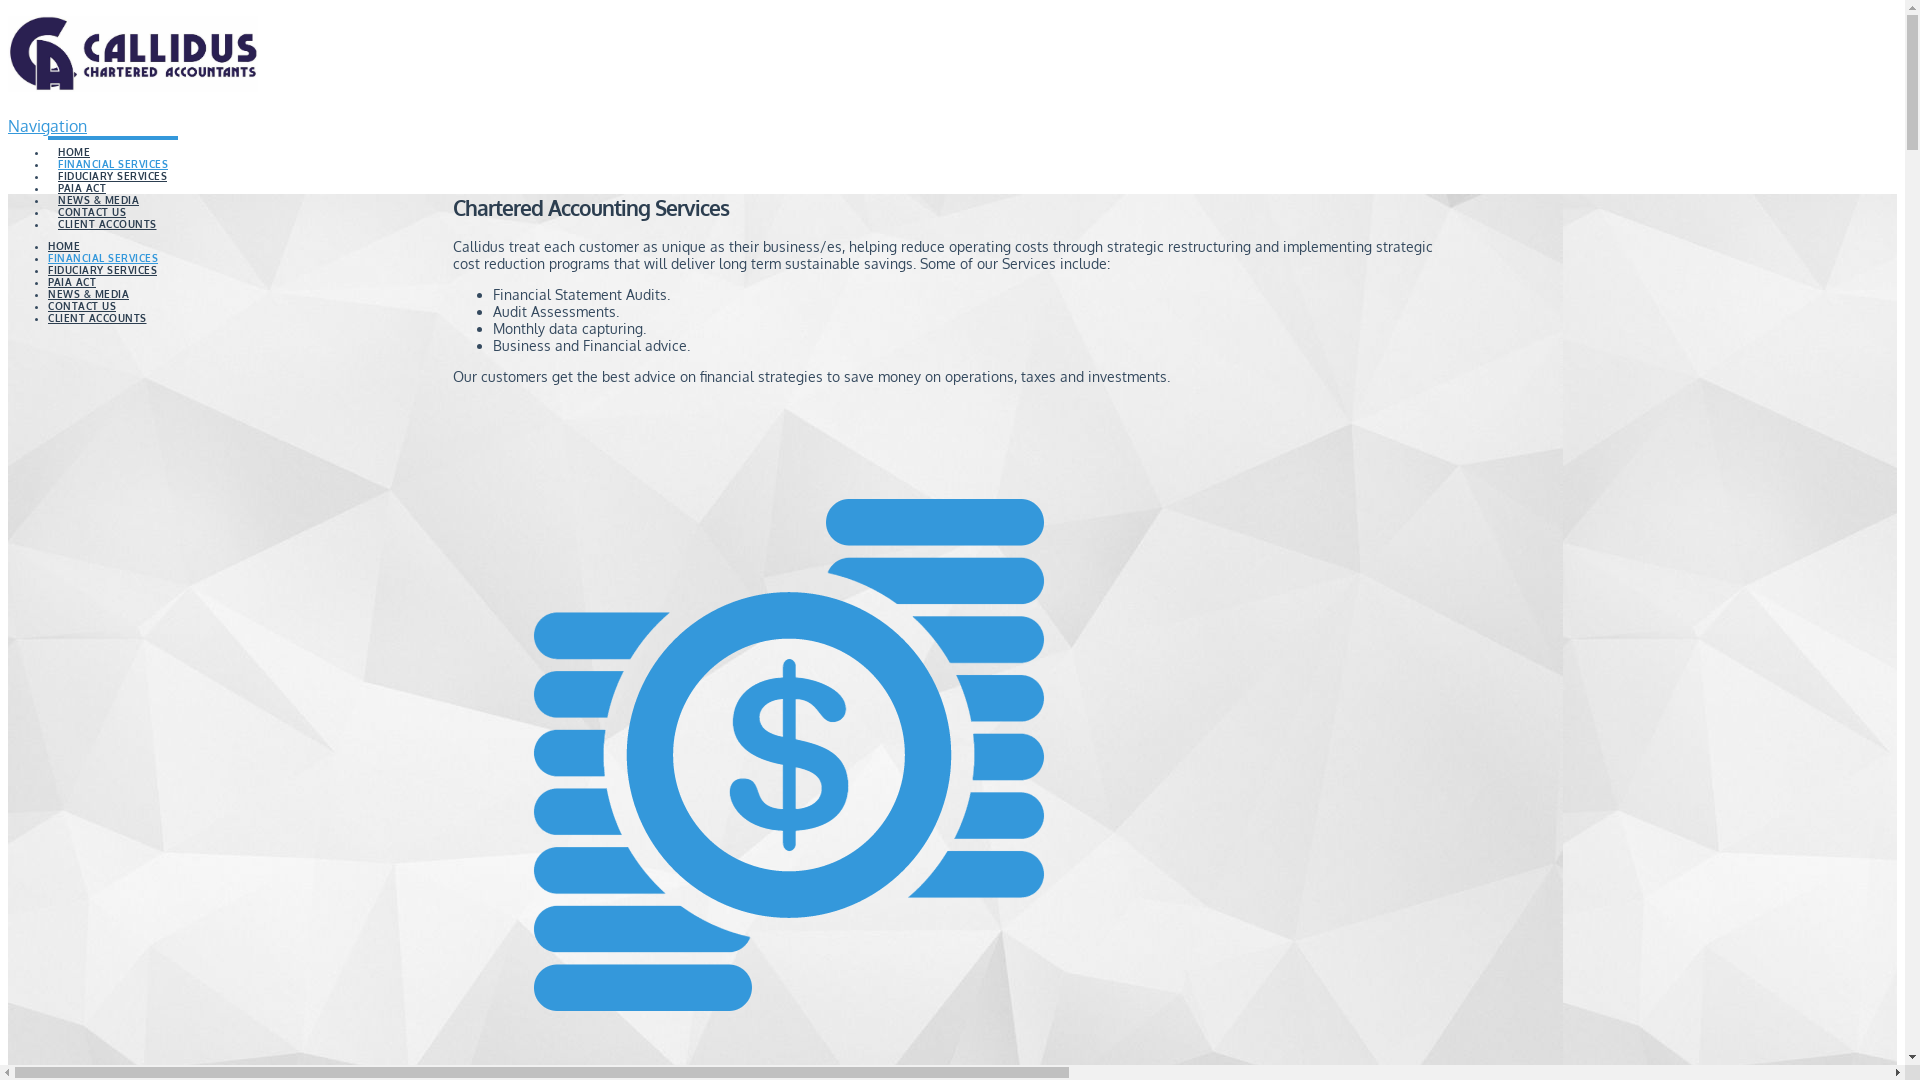 This screenshot has width=1920, height=1080. Describe the element at coordinates (47, 126) in the screenshot. I see `'Navigation'` at that location.